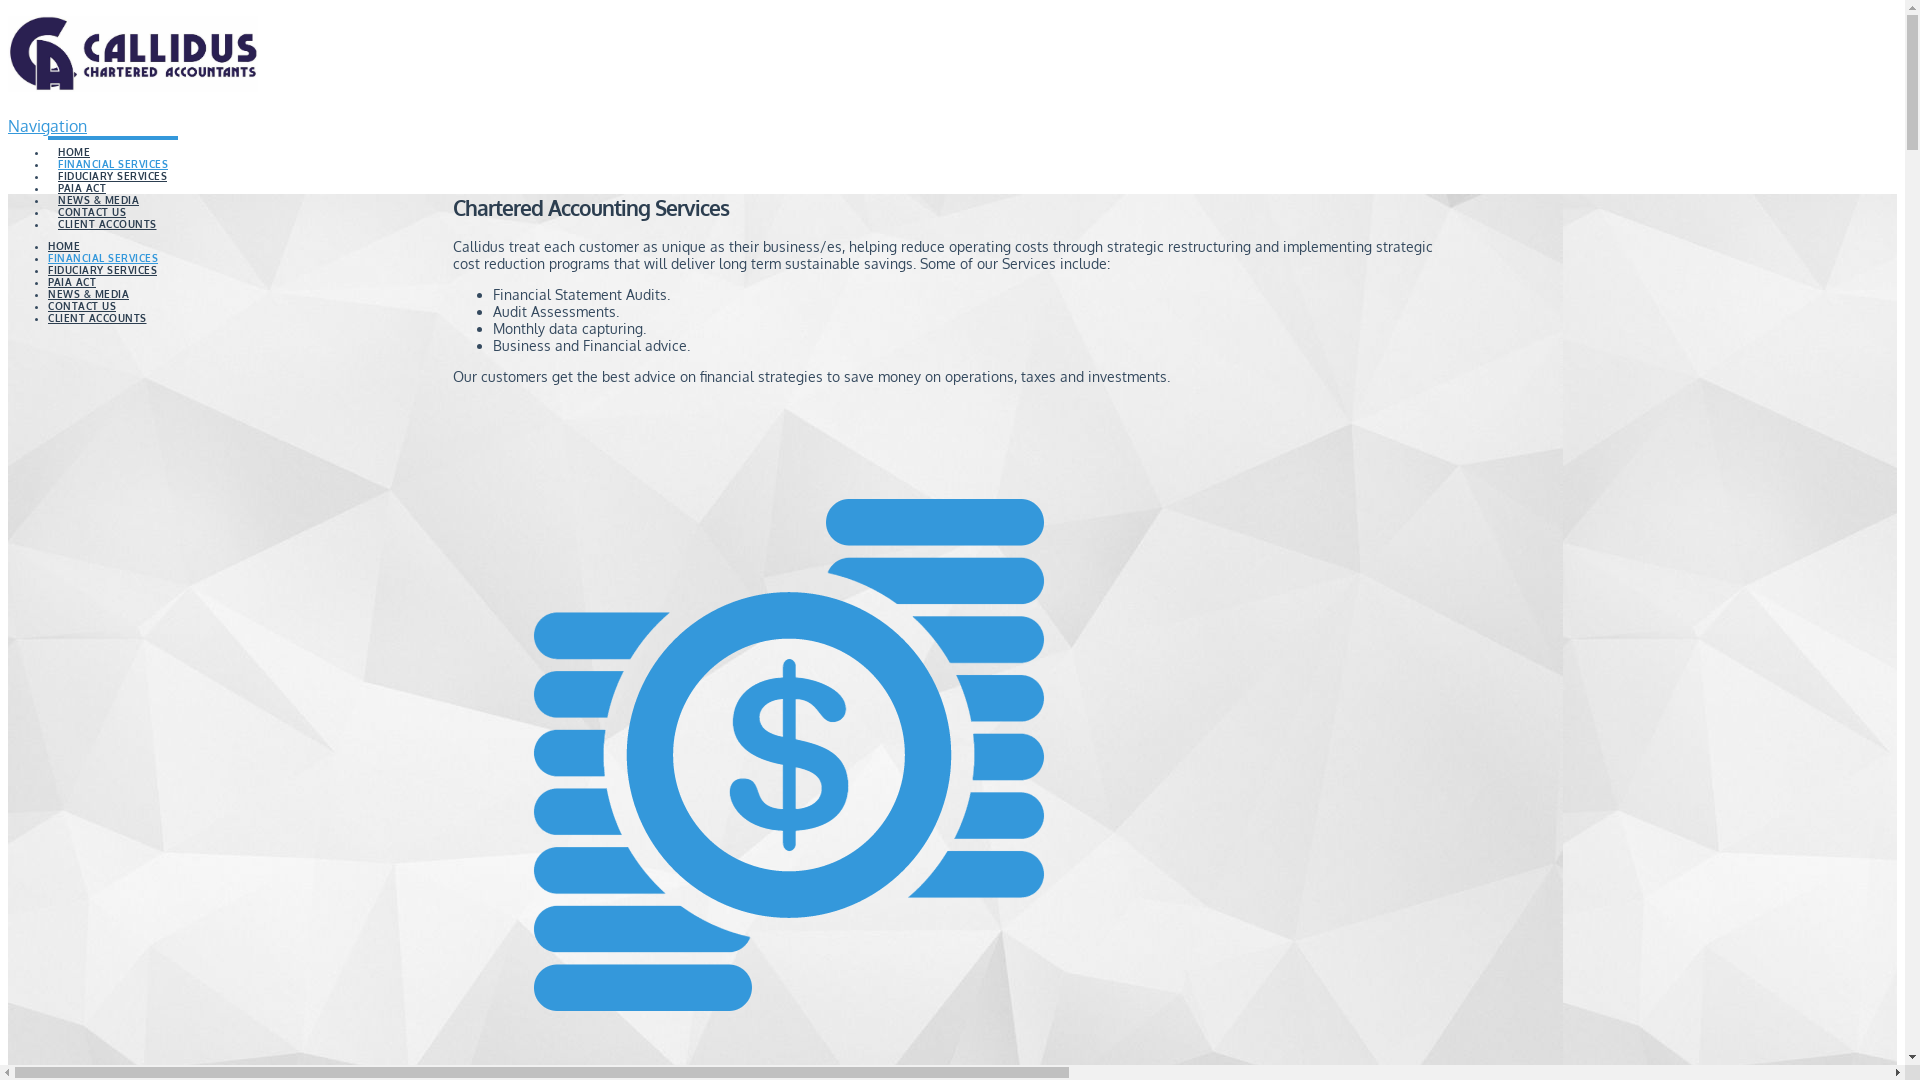 This screenshot has width=1920, height=1080. Describe the element at coordinates (47, 126) in the screenshot. I see `'Navigation'` at that location.